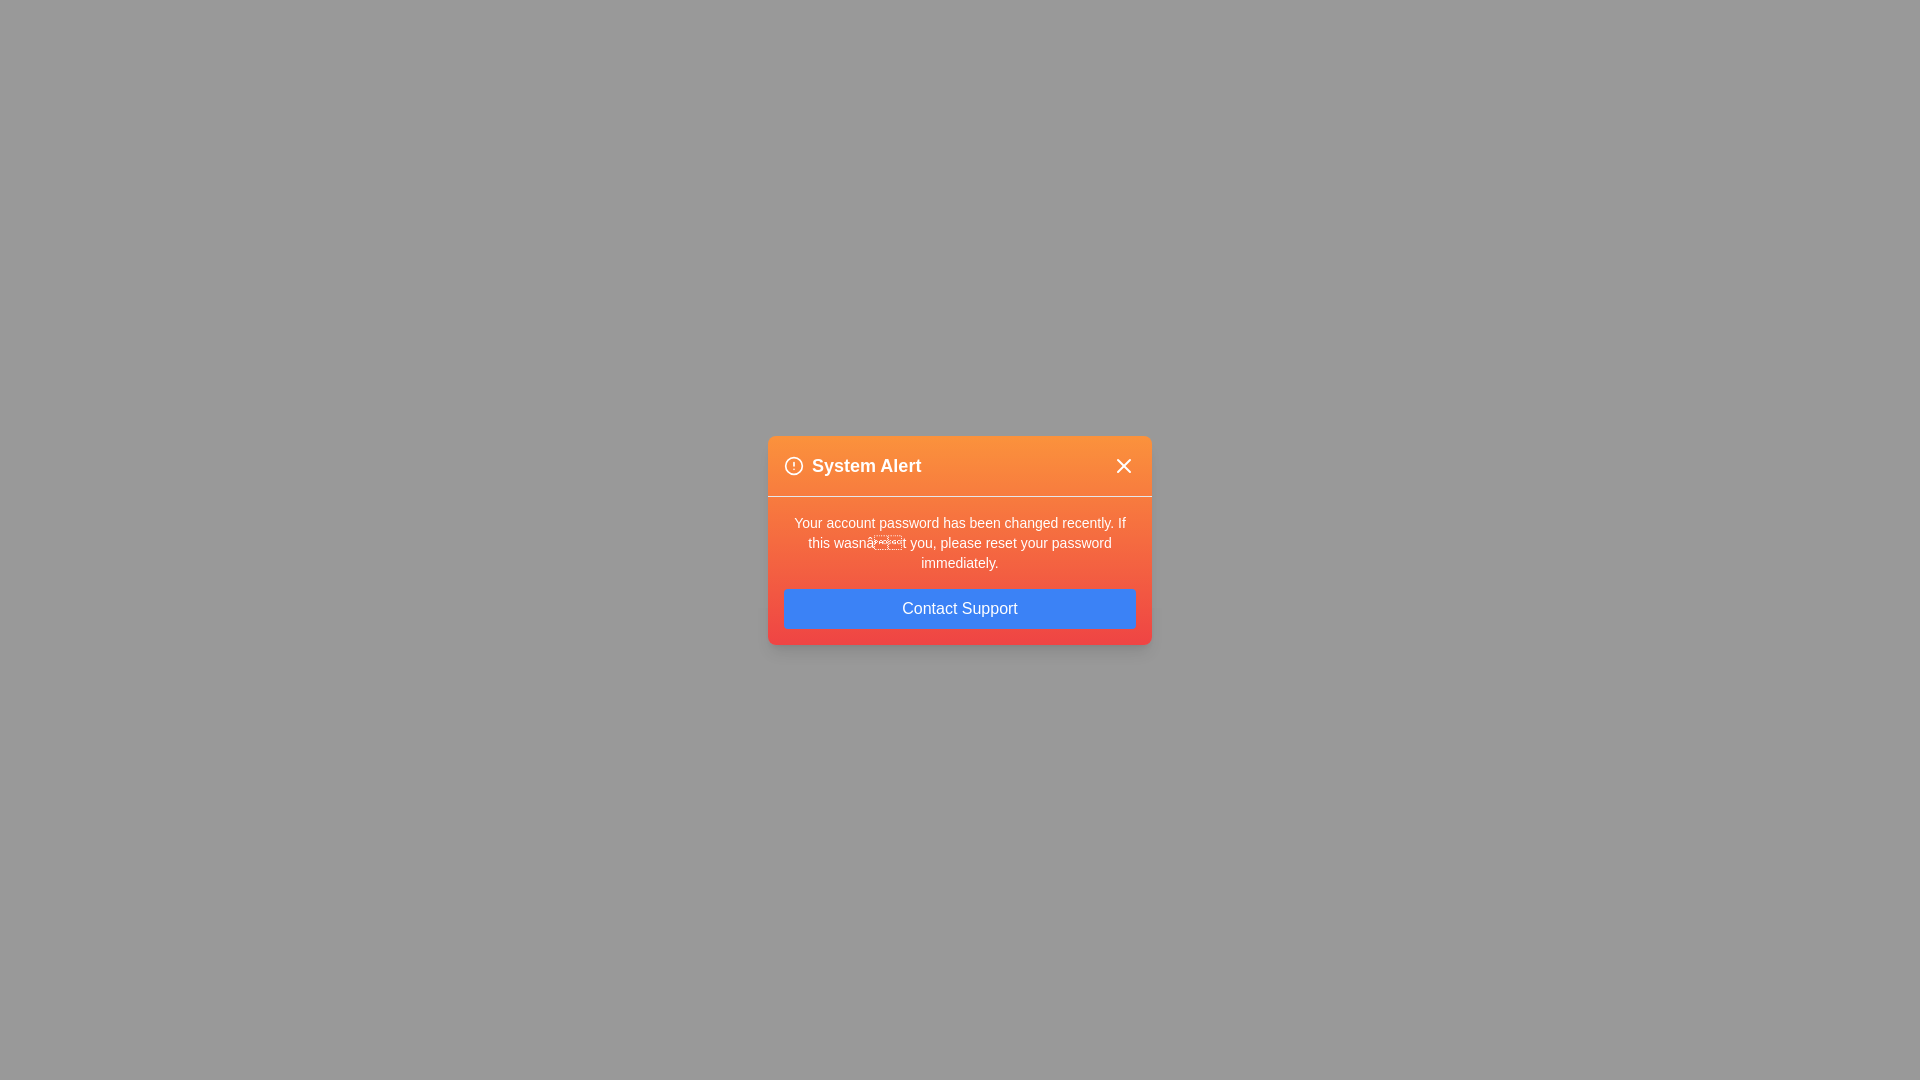  What do you see at coordinates (1123, 465) in the screenshot?
I see `the close button to close the alert dialog` at bounding box center [1123, 465].